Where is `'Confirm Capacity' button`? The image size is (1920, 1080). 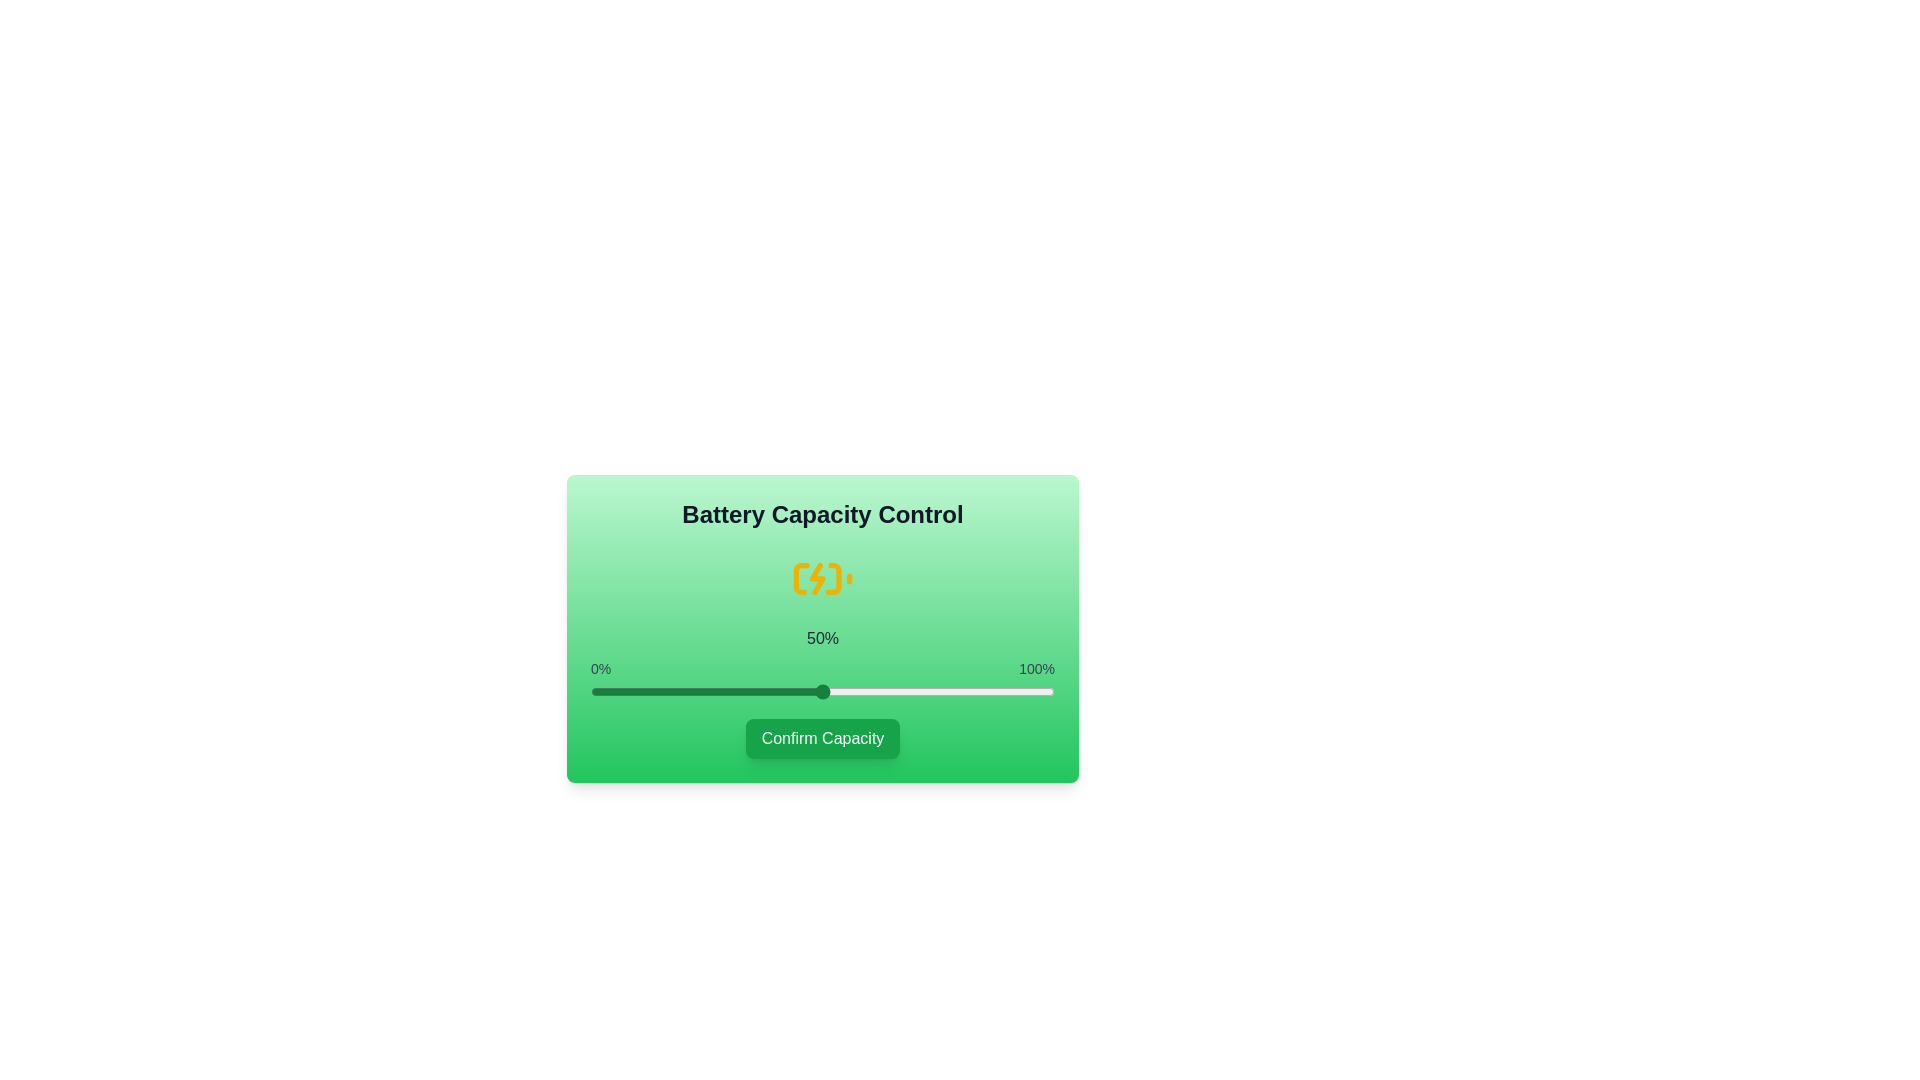
'Confirm Capacity' button is located at coordinates (822, 739).